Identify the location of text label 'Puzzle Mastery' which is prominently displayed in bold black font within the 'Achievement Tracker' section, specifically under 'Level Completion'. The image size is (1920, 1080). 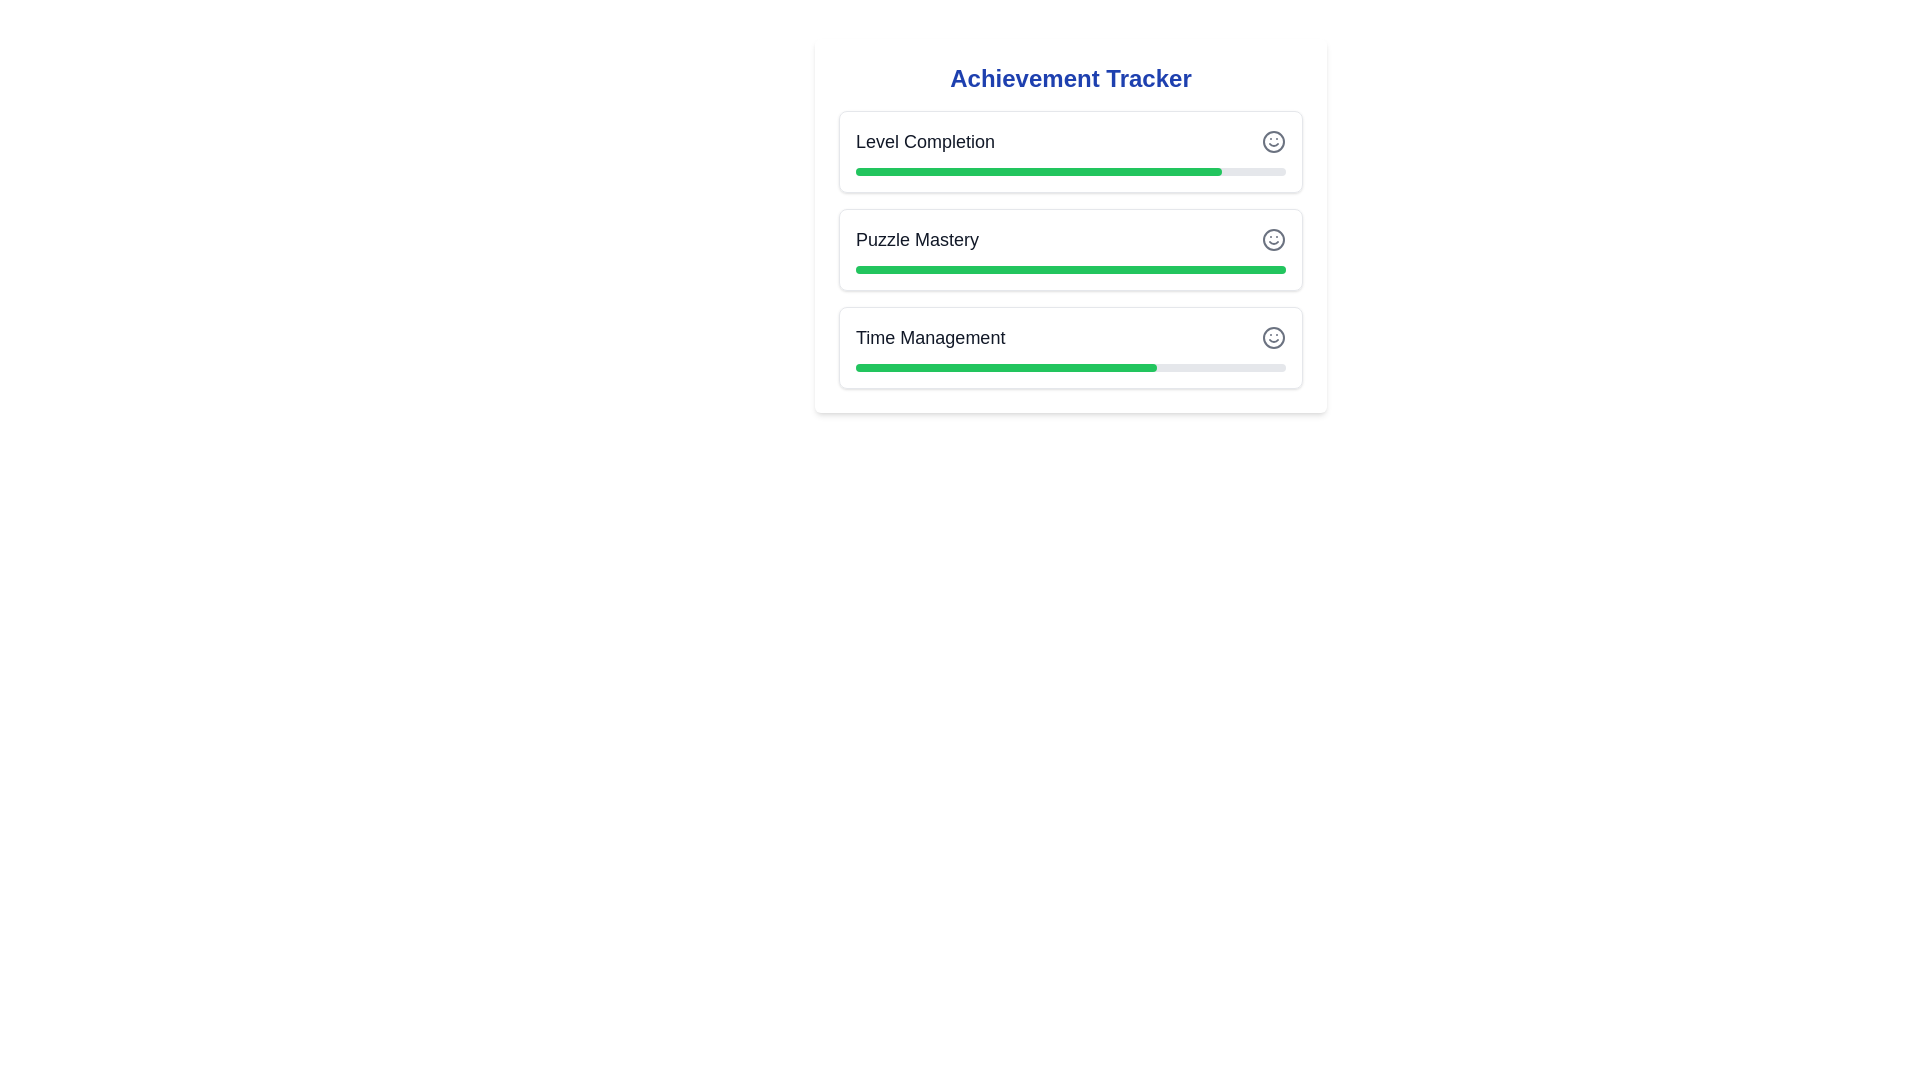
(916, 238).